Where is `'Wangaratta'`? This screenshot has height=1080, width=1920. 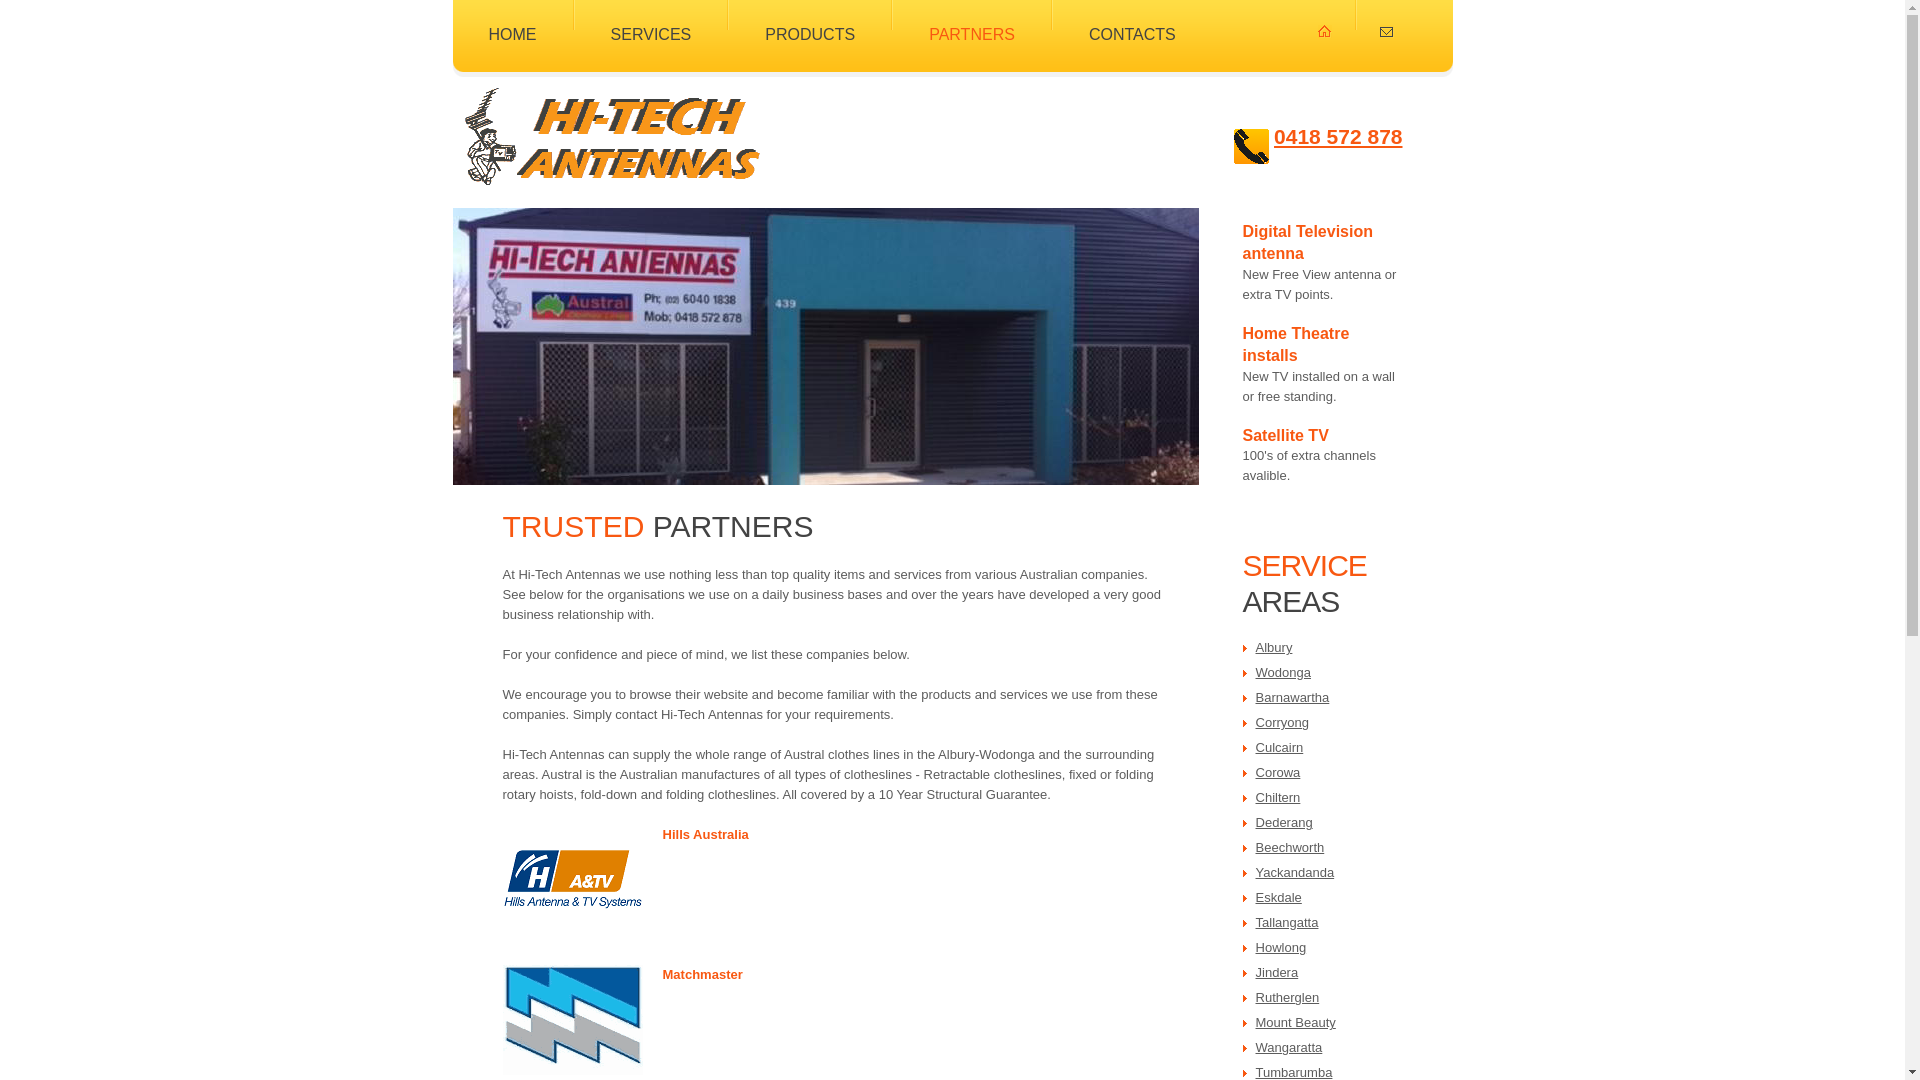
'Wangaratta' is located at coordinates (1289, 1046).